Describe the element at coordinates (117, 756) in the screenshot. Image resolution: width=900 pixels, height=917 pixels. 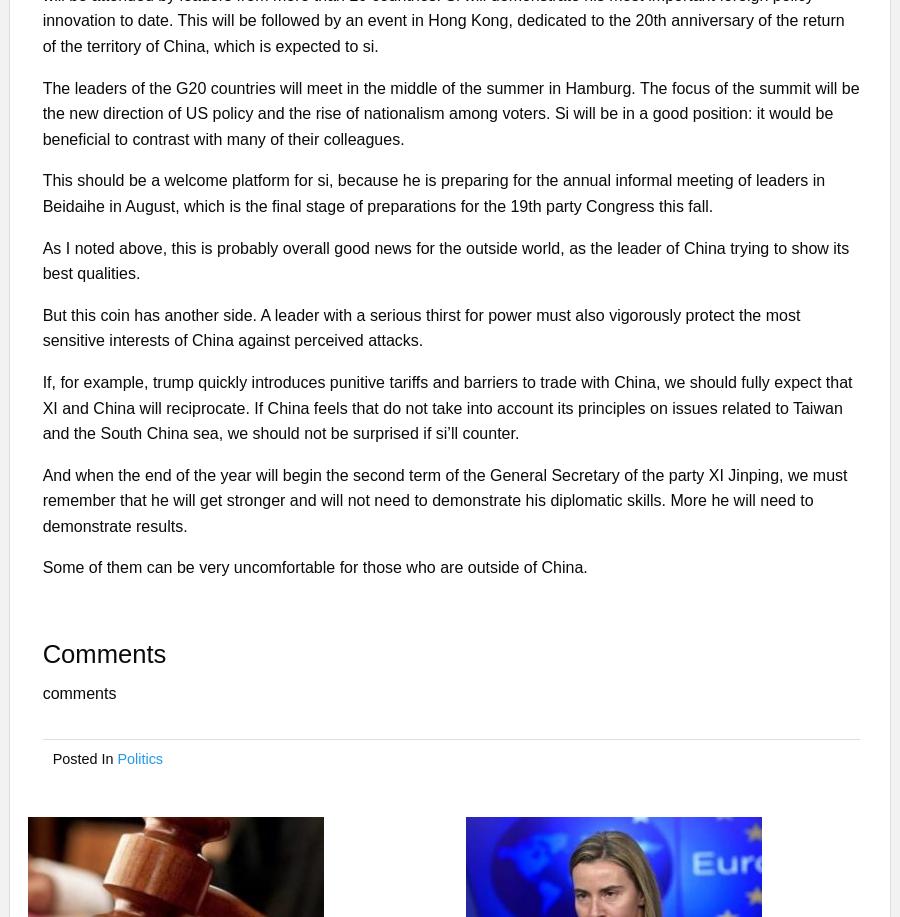
I see `'Politics'` at that location.